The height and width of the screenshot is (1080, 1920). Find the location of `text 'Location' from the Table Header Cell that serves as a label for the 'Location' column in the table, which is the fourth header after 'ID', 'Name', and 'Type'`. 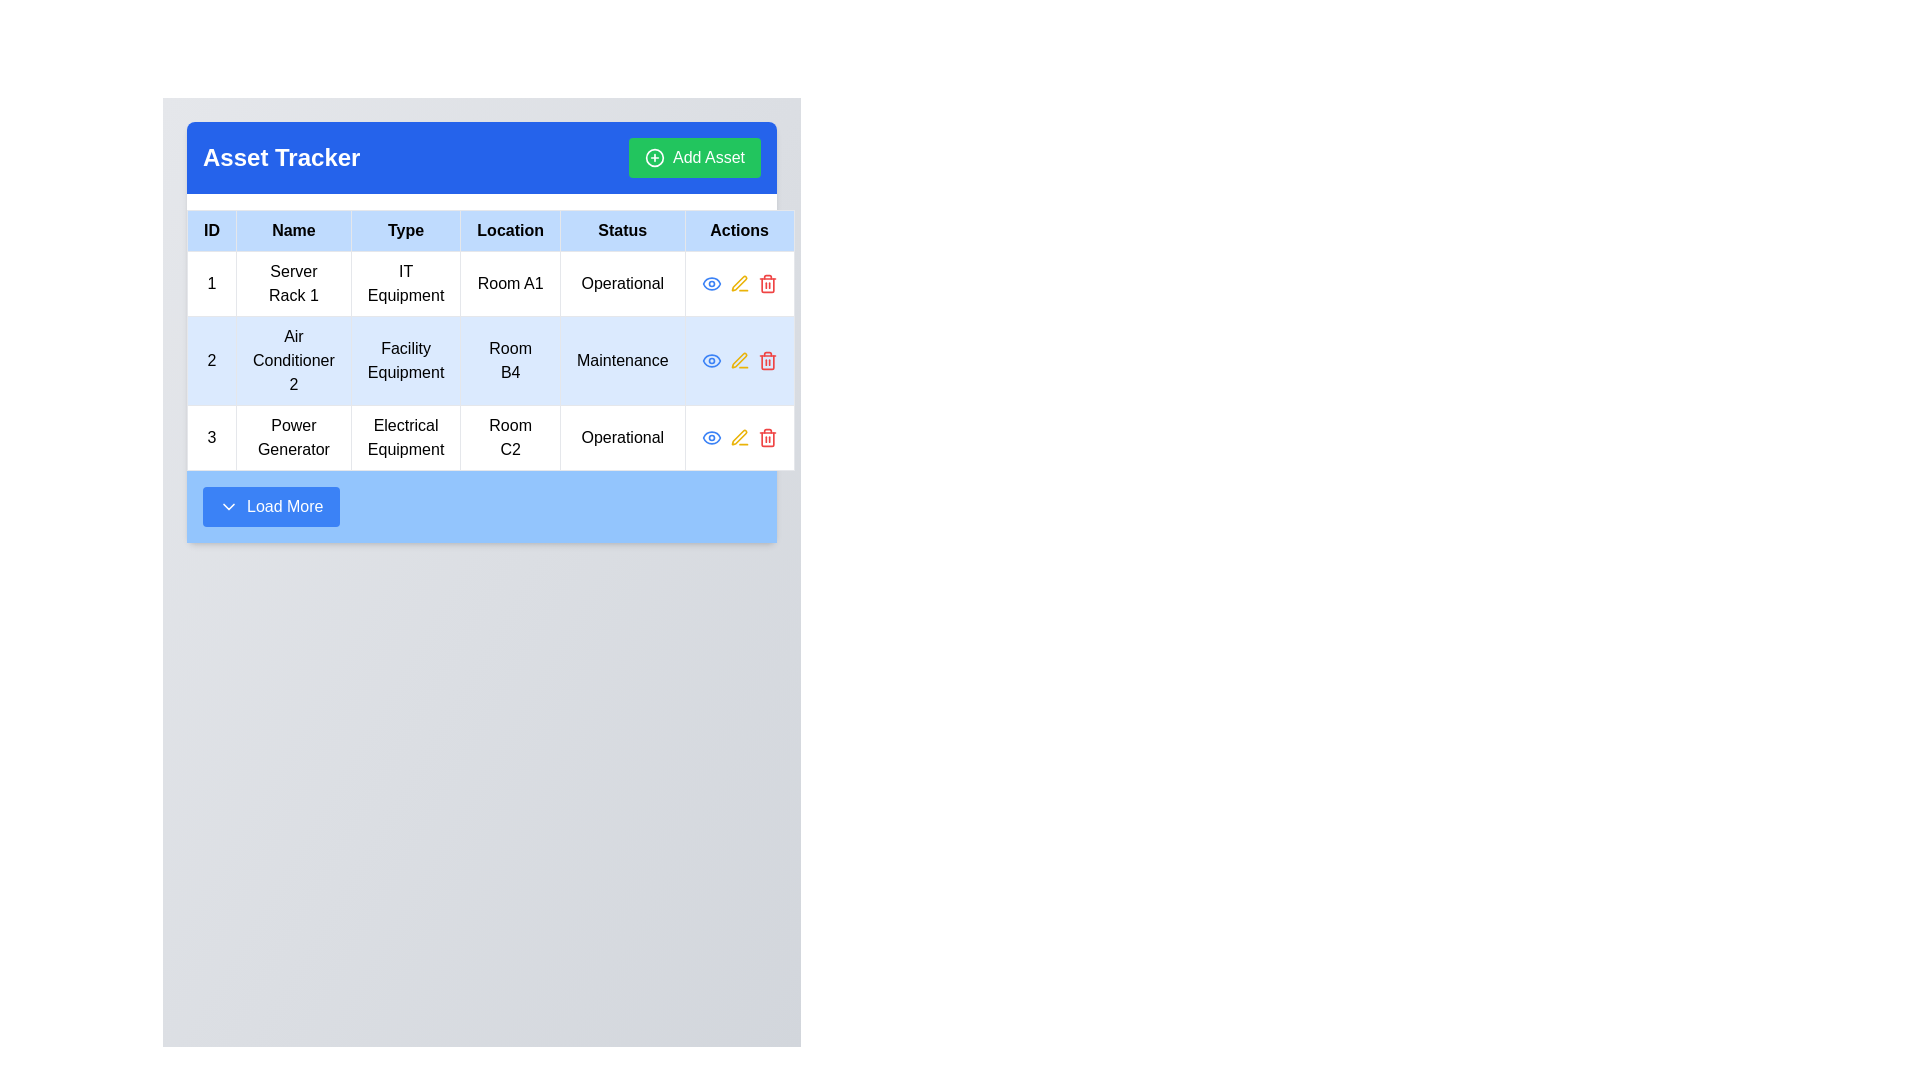

text 'Location' from the Table Header Cell that serves as a label for the 'Location' column in the table, which is the fourth header after 'ID', 'Name', and 'Type' is located at coordinates (510, 230).